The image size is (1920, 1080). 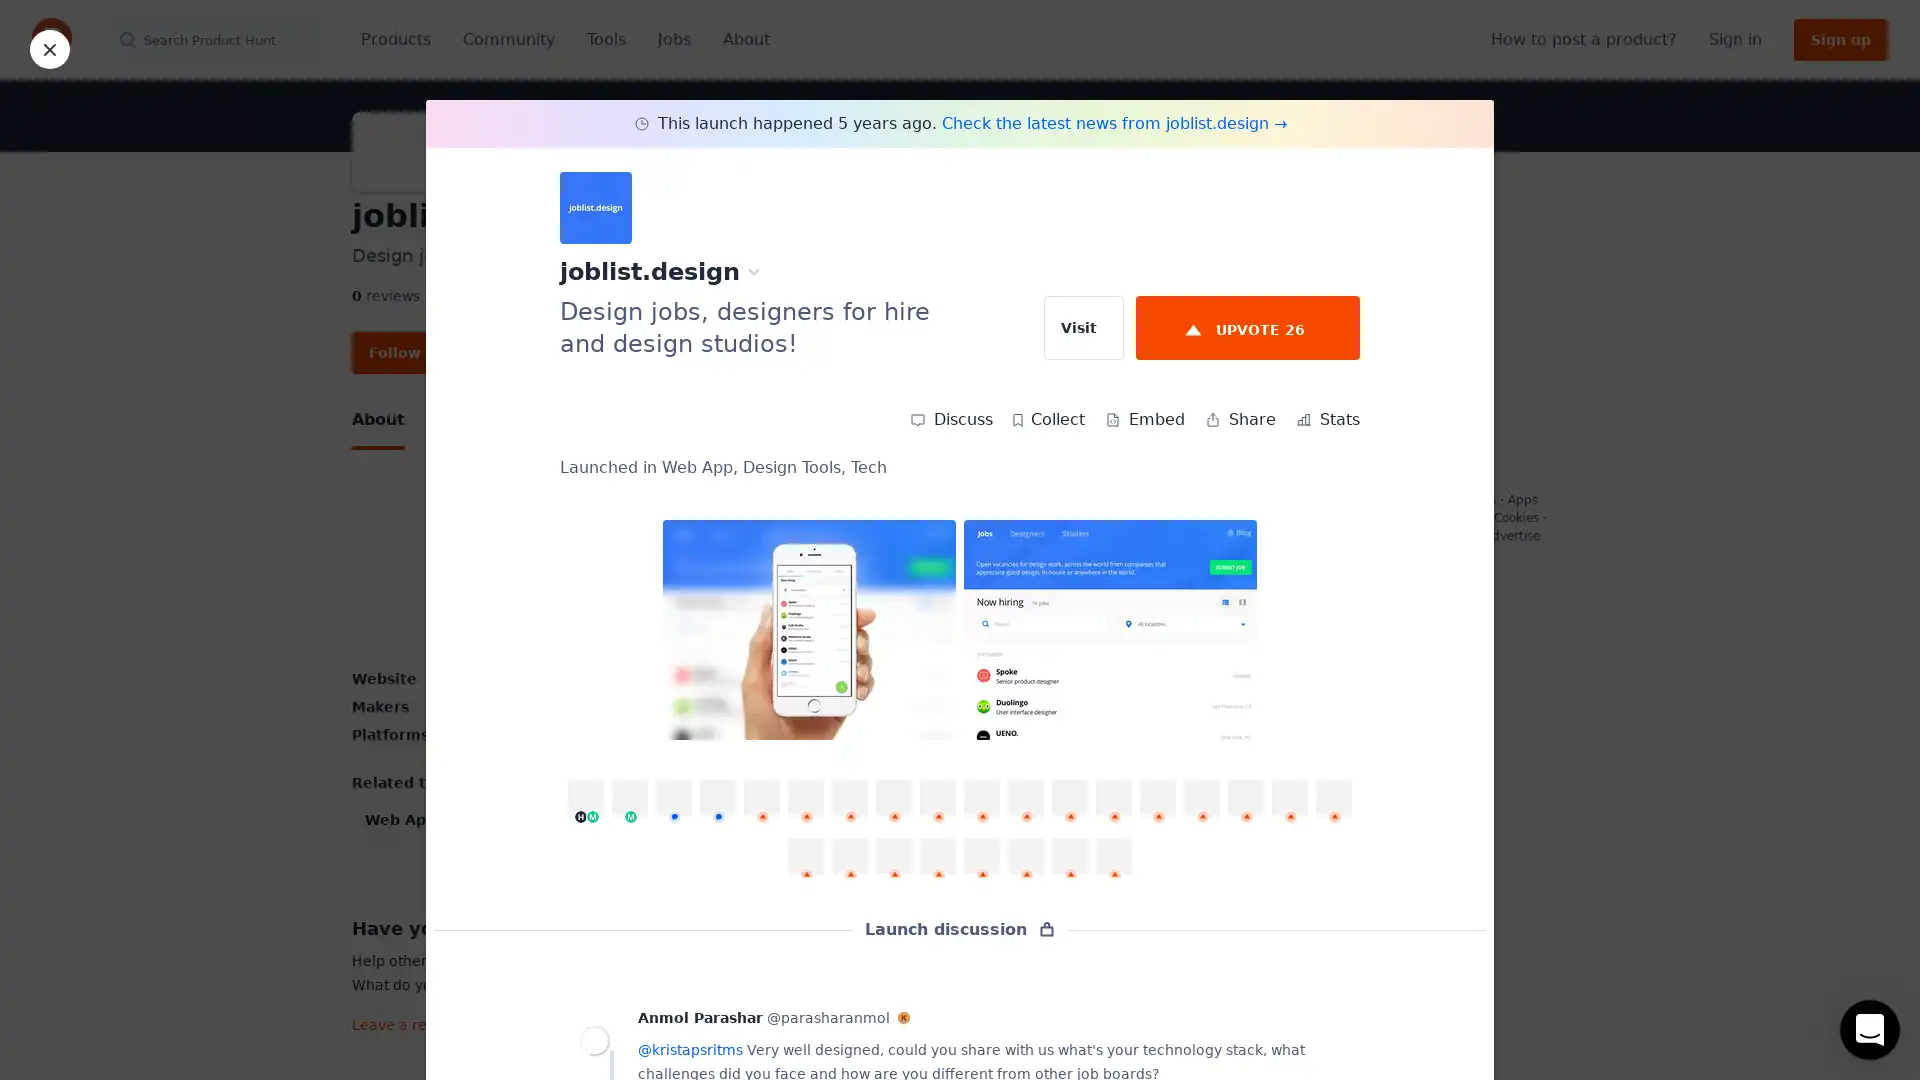 I want to click on UPVOTE 26, so click(x=1247, y=326).